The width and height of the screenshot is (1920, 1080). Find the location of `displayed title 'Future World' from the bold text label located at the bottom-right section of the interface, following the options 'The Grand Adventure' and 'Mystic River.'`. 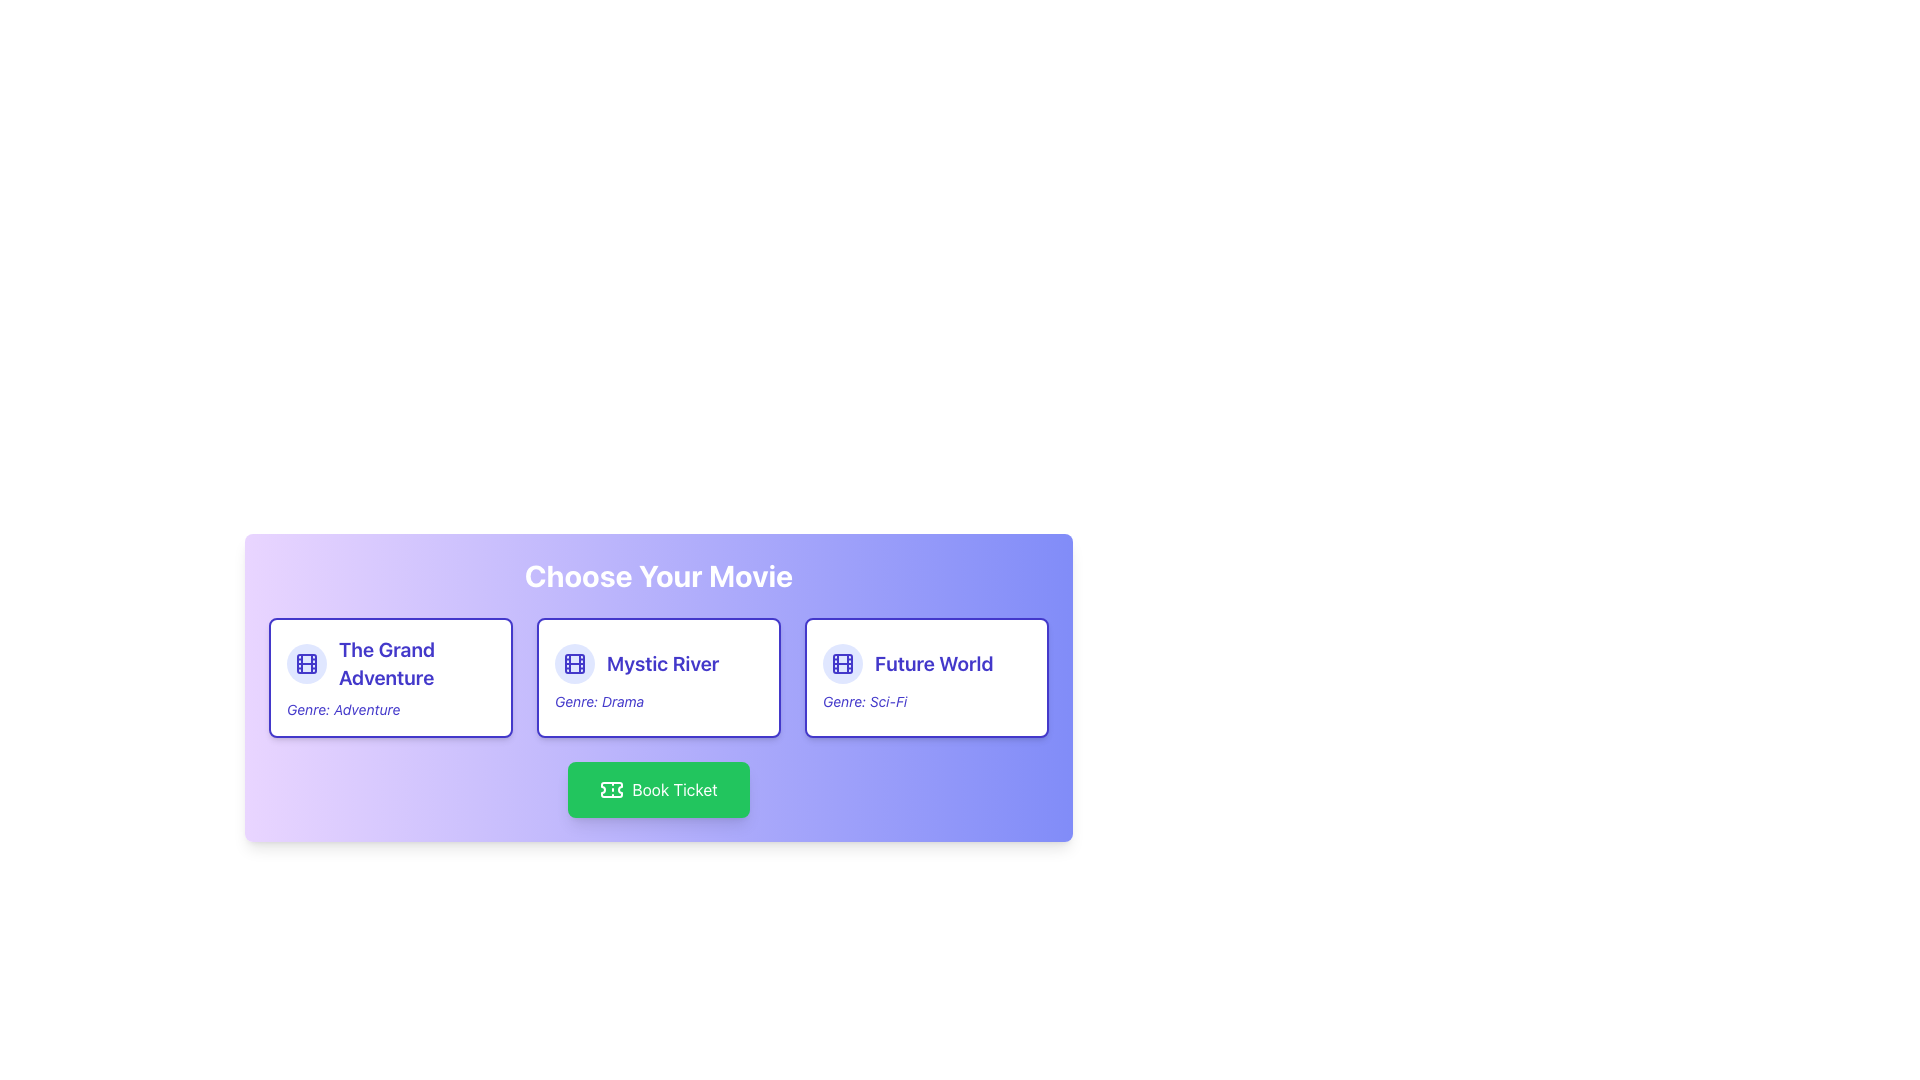

displayed title 'Future World' from the bold text label located at the bottom-right section of the interface, following the options 'The Grand Adventure' and 'Mystic River.' is located at coordinates (933, 663).